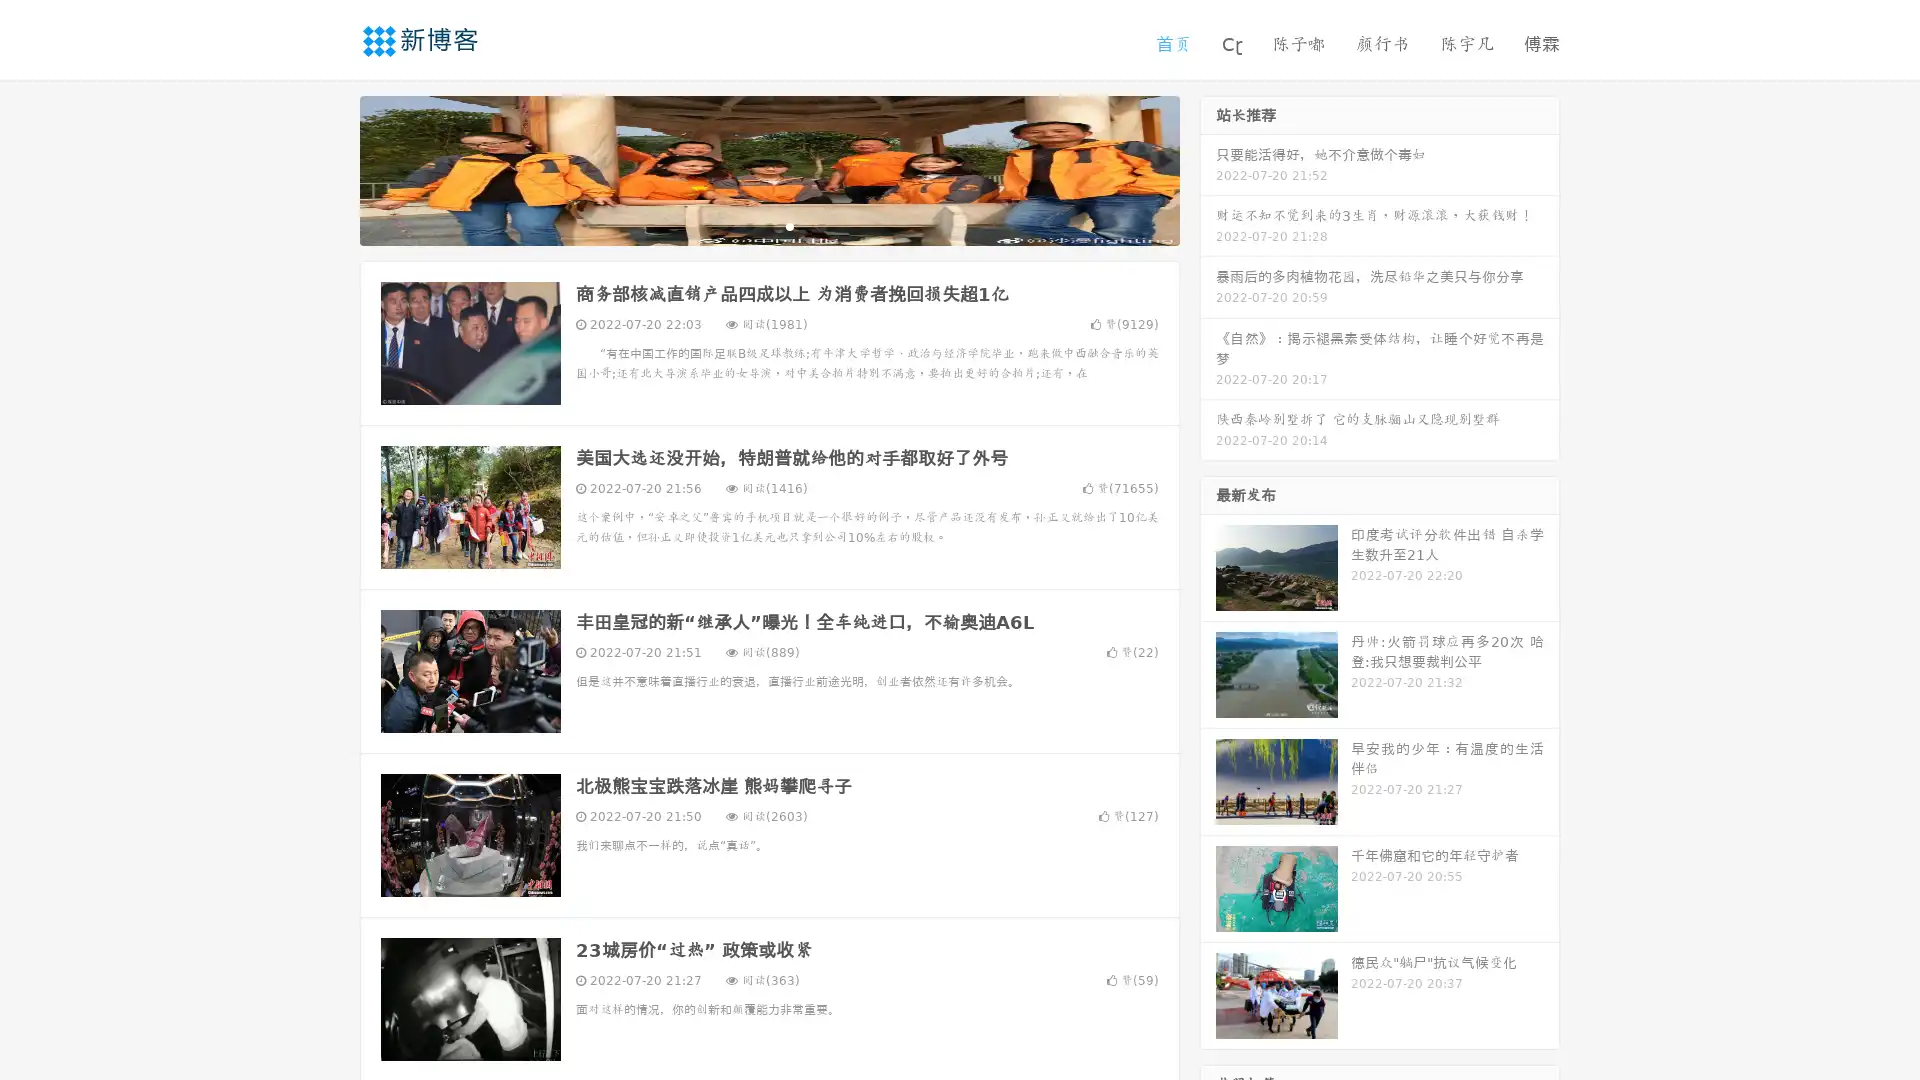 This screenshot has width=1920, height=1080. I want to click on Go to slide 3, so click(789, 225).